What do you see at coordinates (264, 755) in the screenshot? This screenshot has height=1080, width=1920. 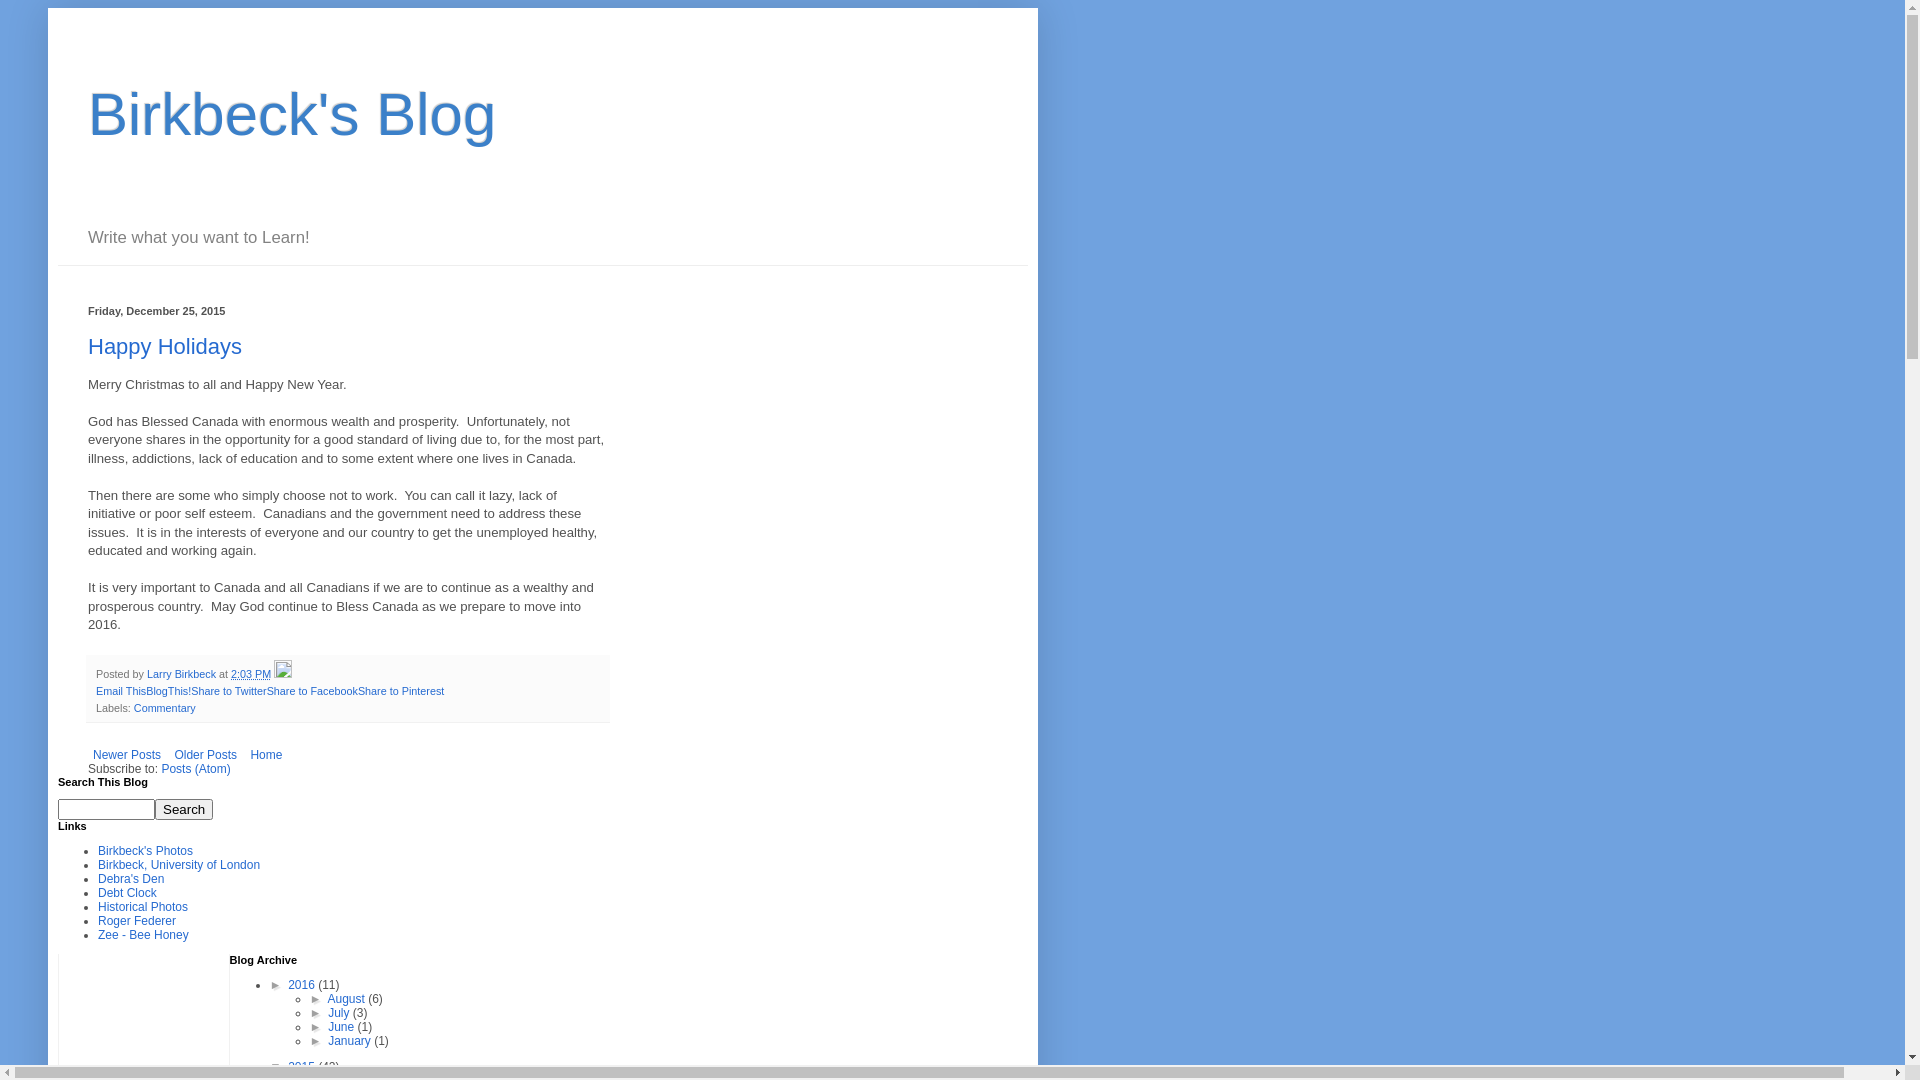 I see `'Home'` at bounding box center [264, 755].